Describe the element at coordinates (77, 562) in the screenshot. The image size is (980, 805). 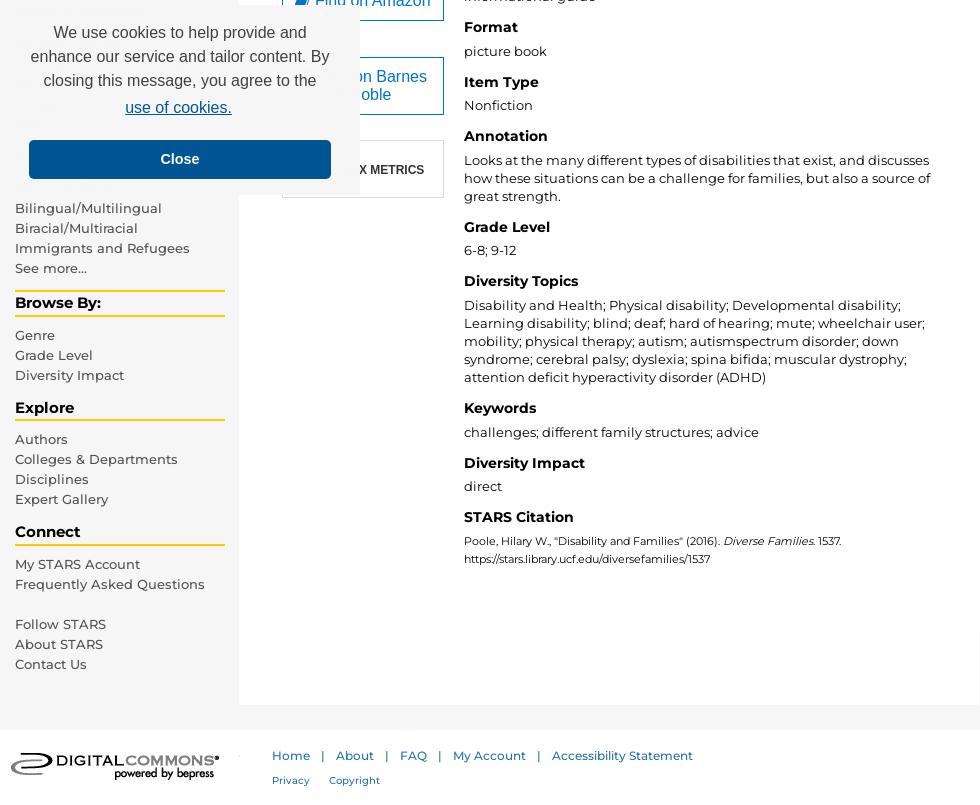
I see `'My STARS Account'` at that location.